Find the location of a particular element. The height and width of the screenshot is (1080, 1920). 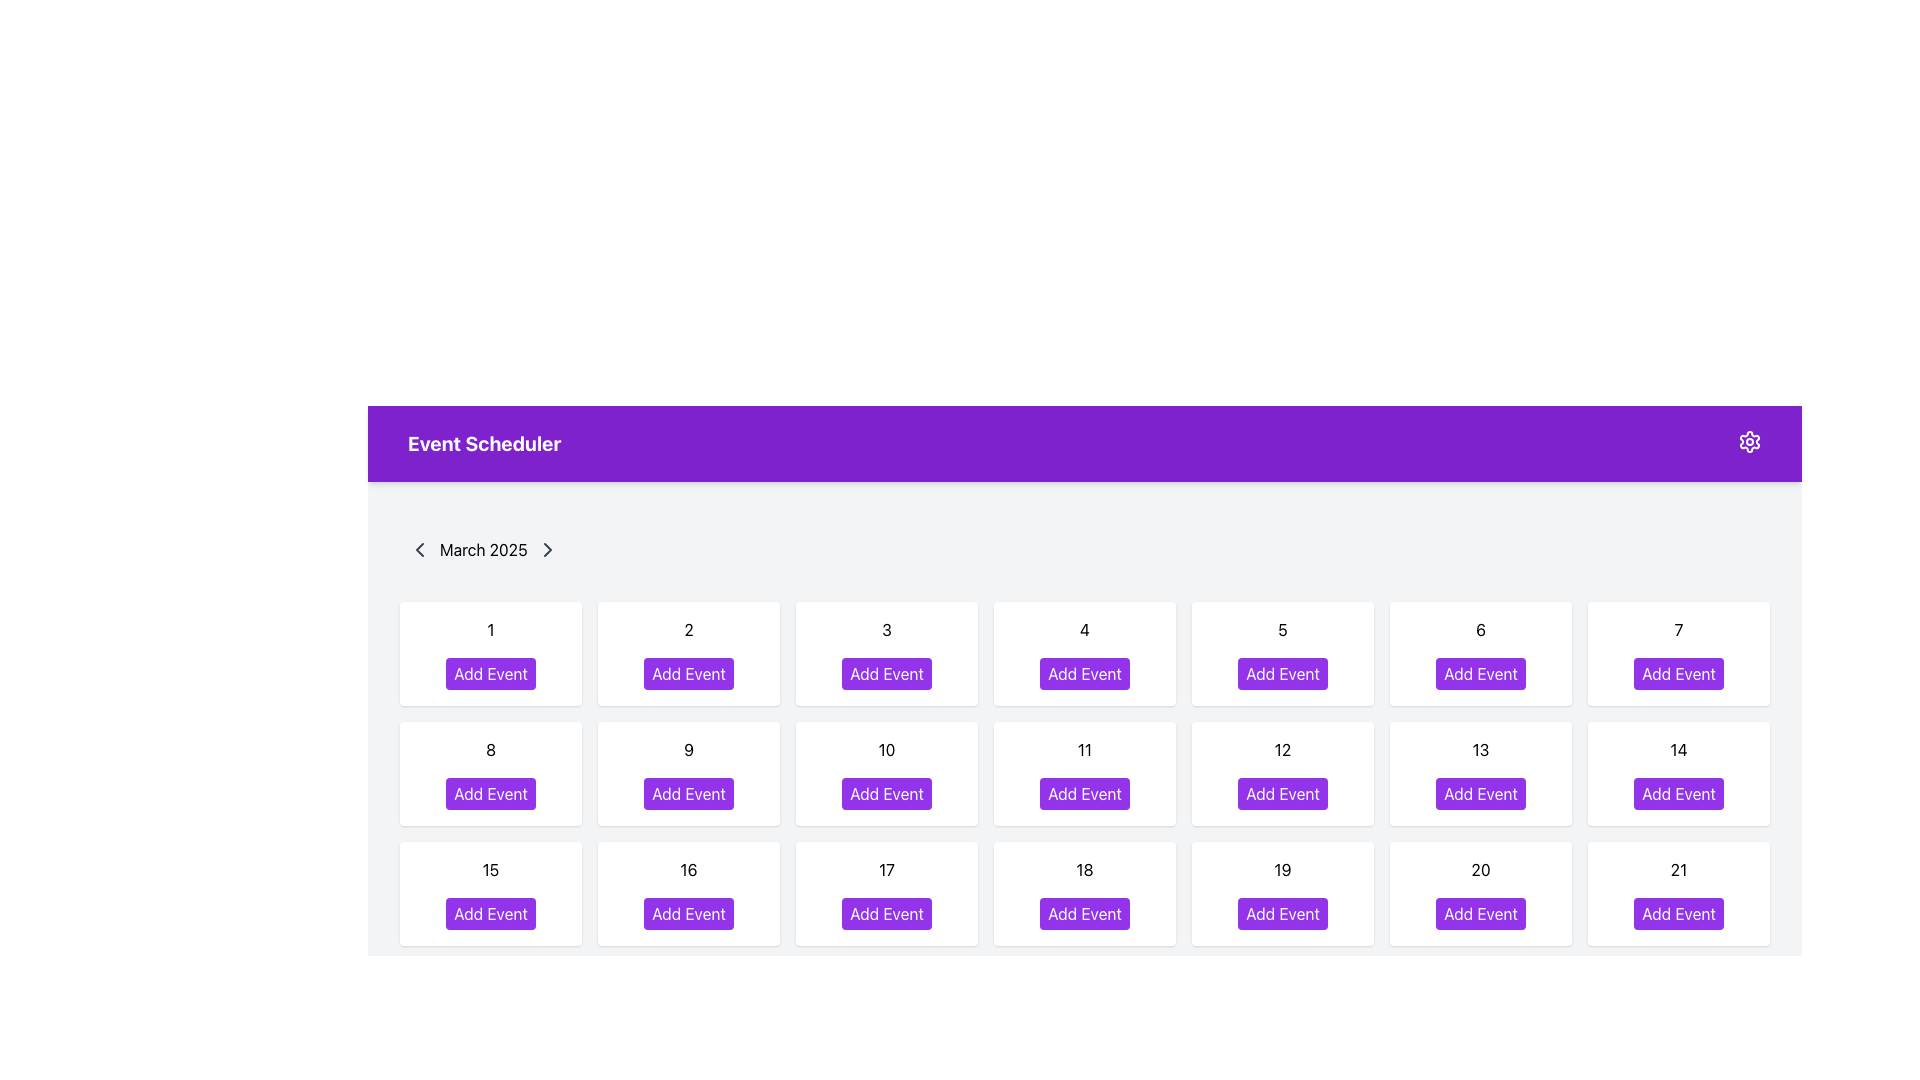

the button for adding an event to the calendar day labeled '16' to invoke the event creation function is located at coordinates (689, 914).